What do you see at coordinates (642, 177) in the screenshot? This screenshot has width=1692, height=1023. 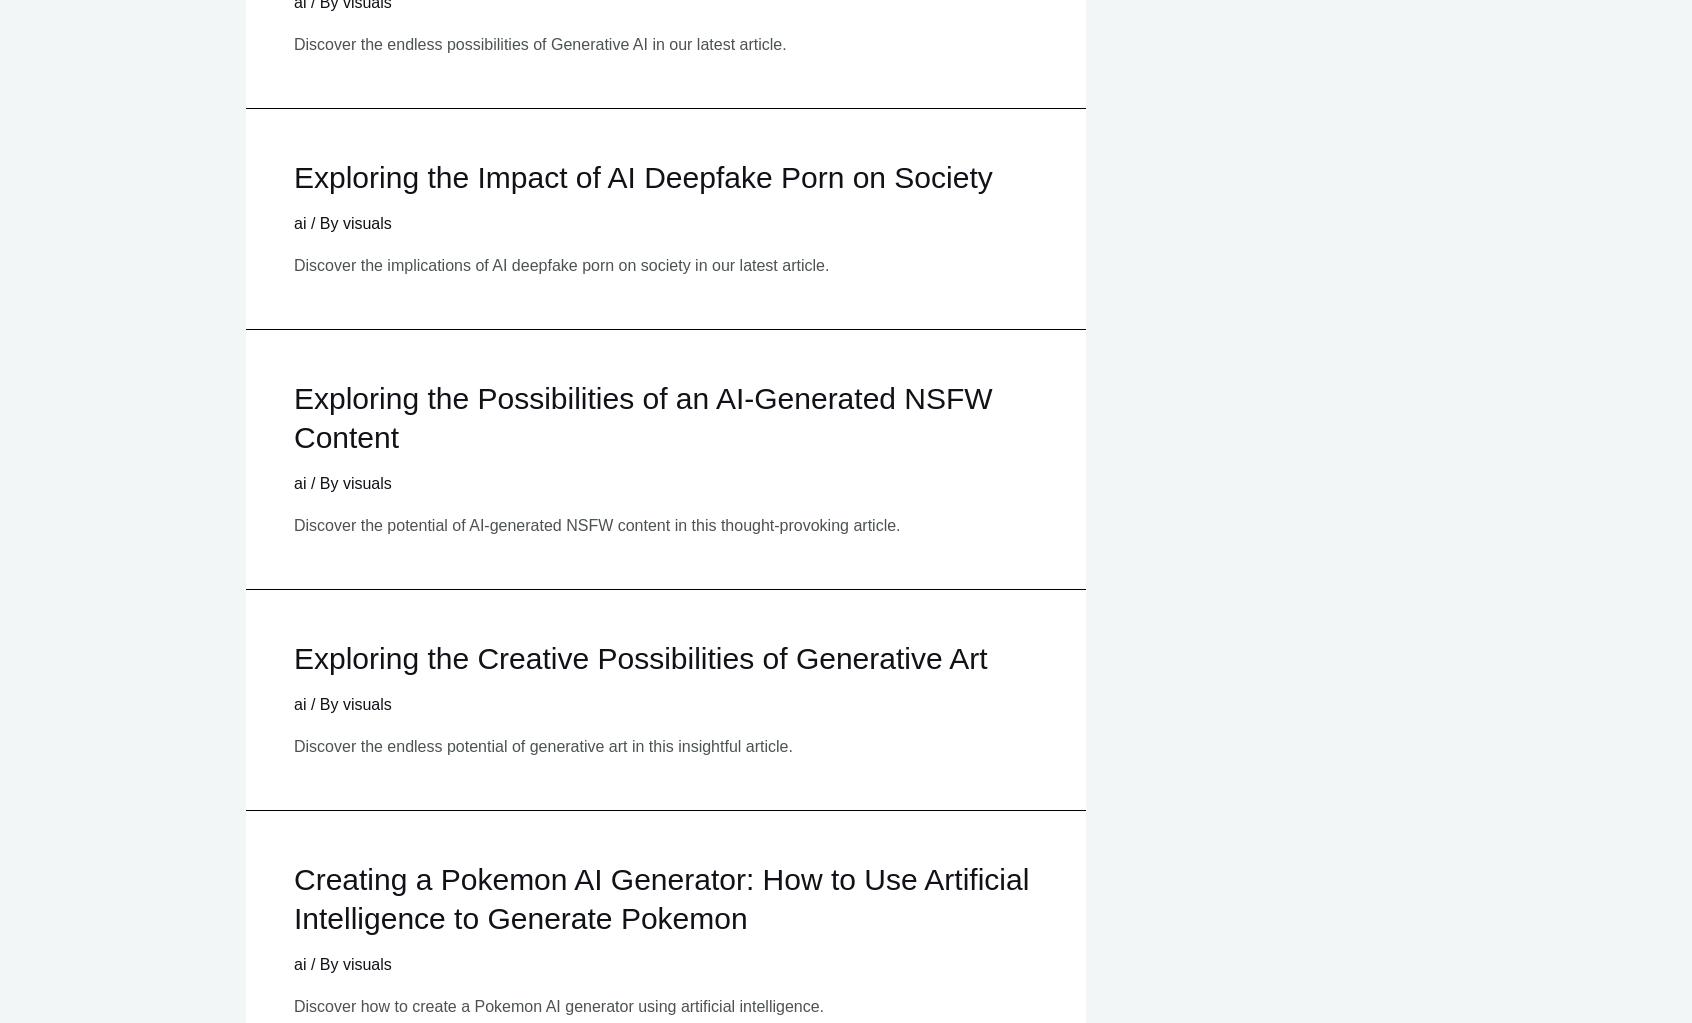 I see `'Exploring the Impact of AI Deepfake Porn on Society'` at bounding box center [642, 177].